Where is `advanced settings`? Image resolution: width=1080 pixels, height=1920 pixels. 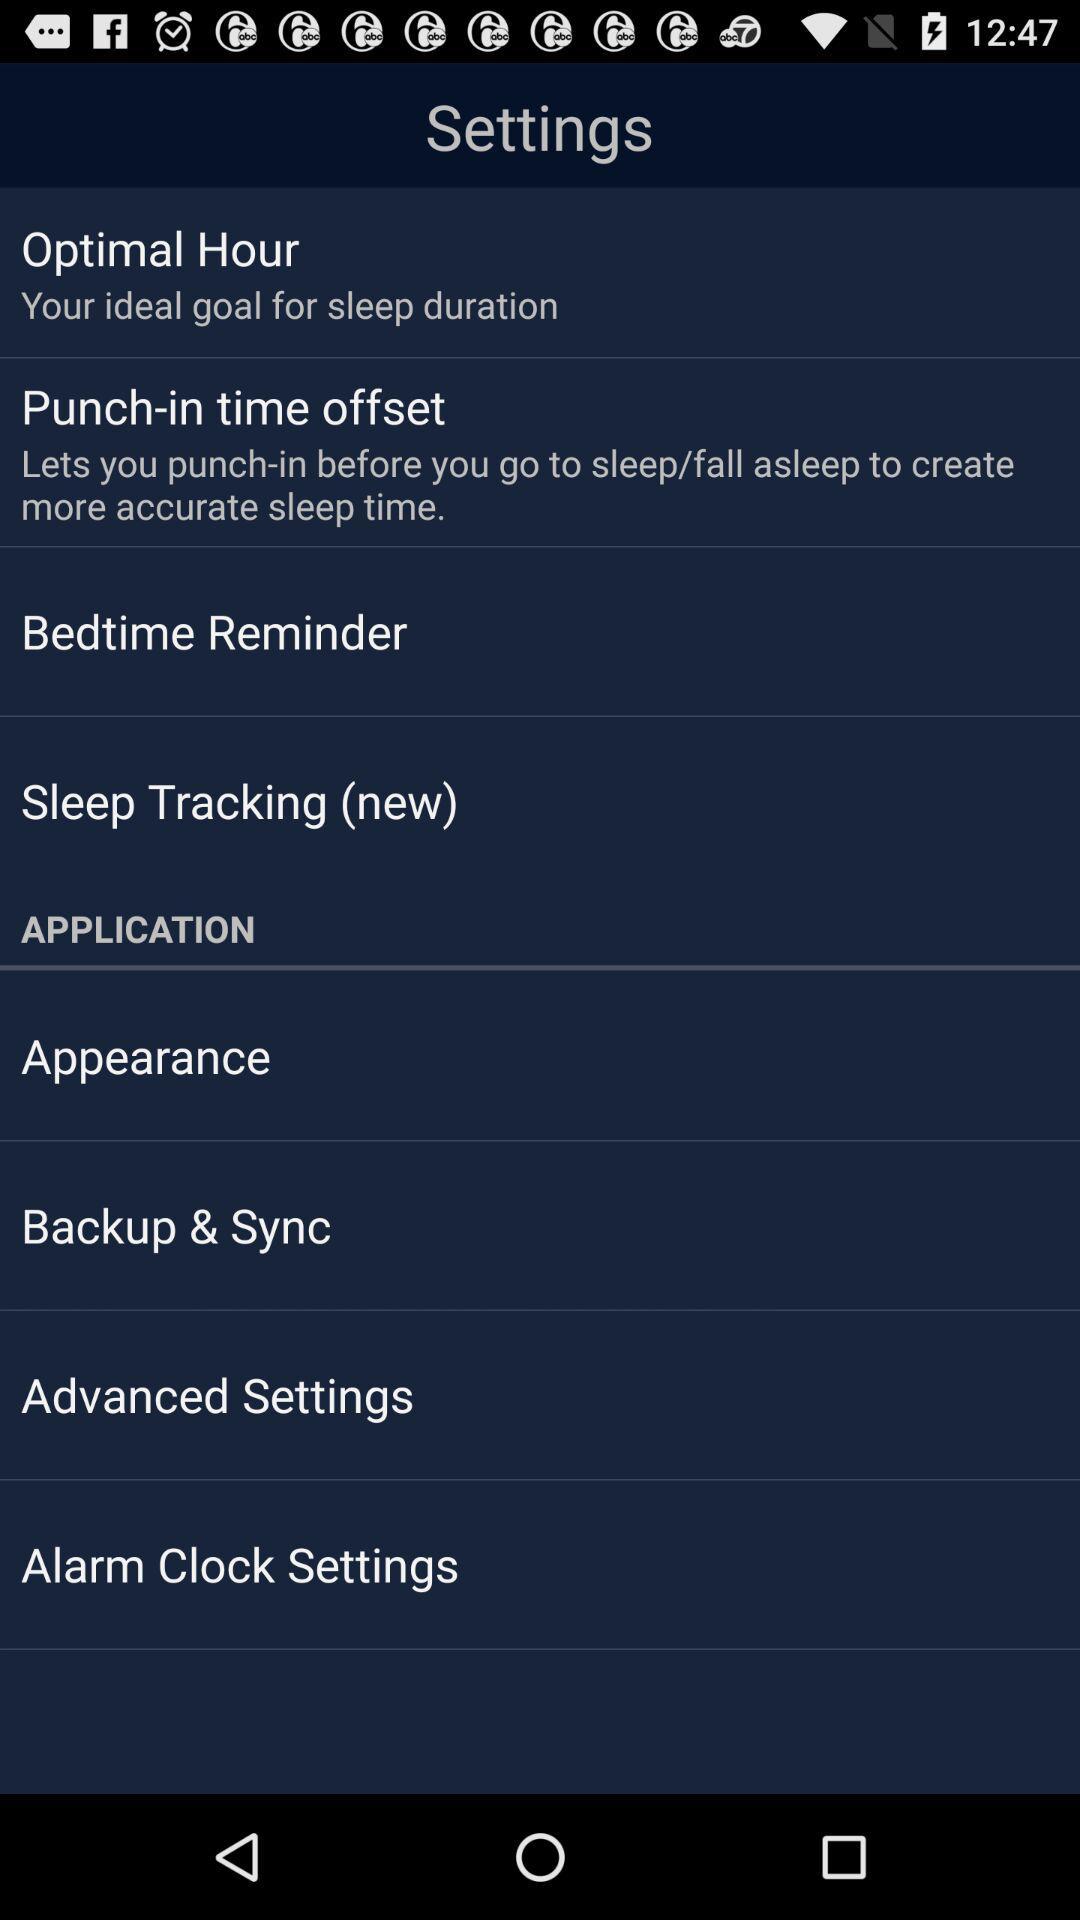 advanced settings is located at coordinates (217, 1393).